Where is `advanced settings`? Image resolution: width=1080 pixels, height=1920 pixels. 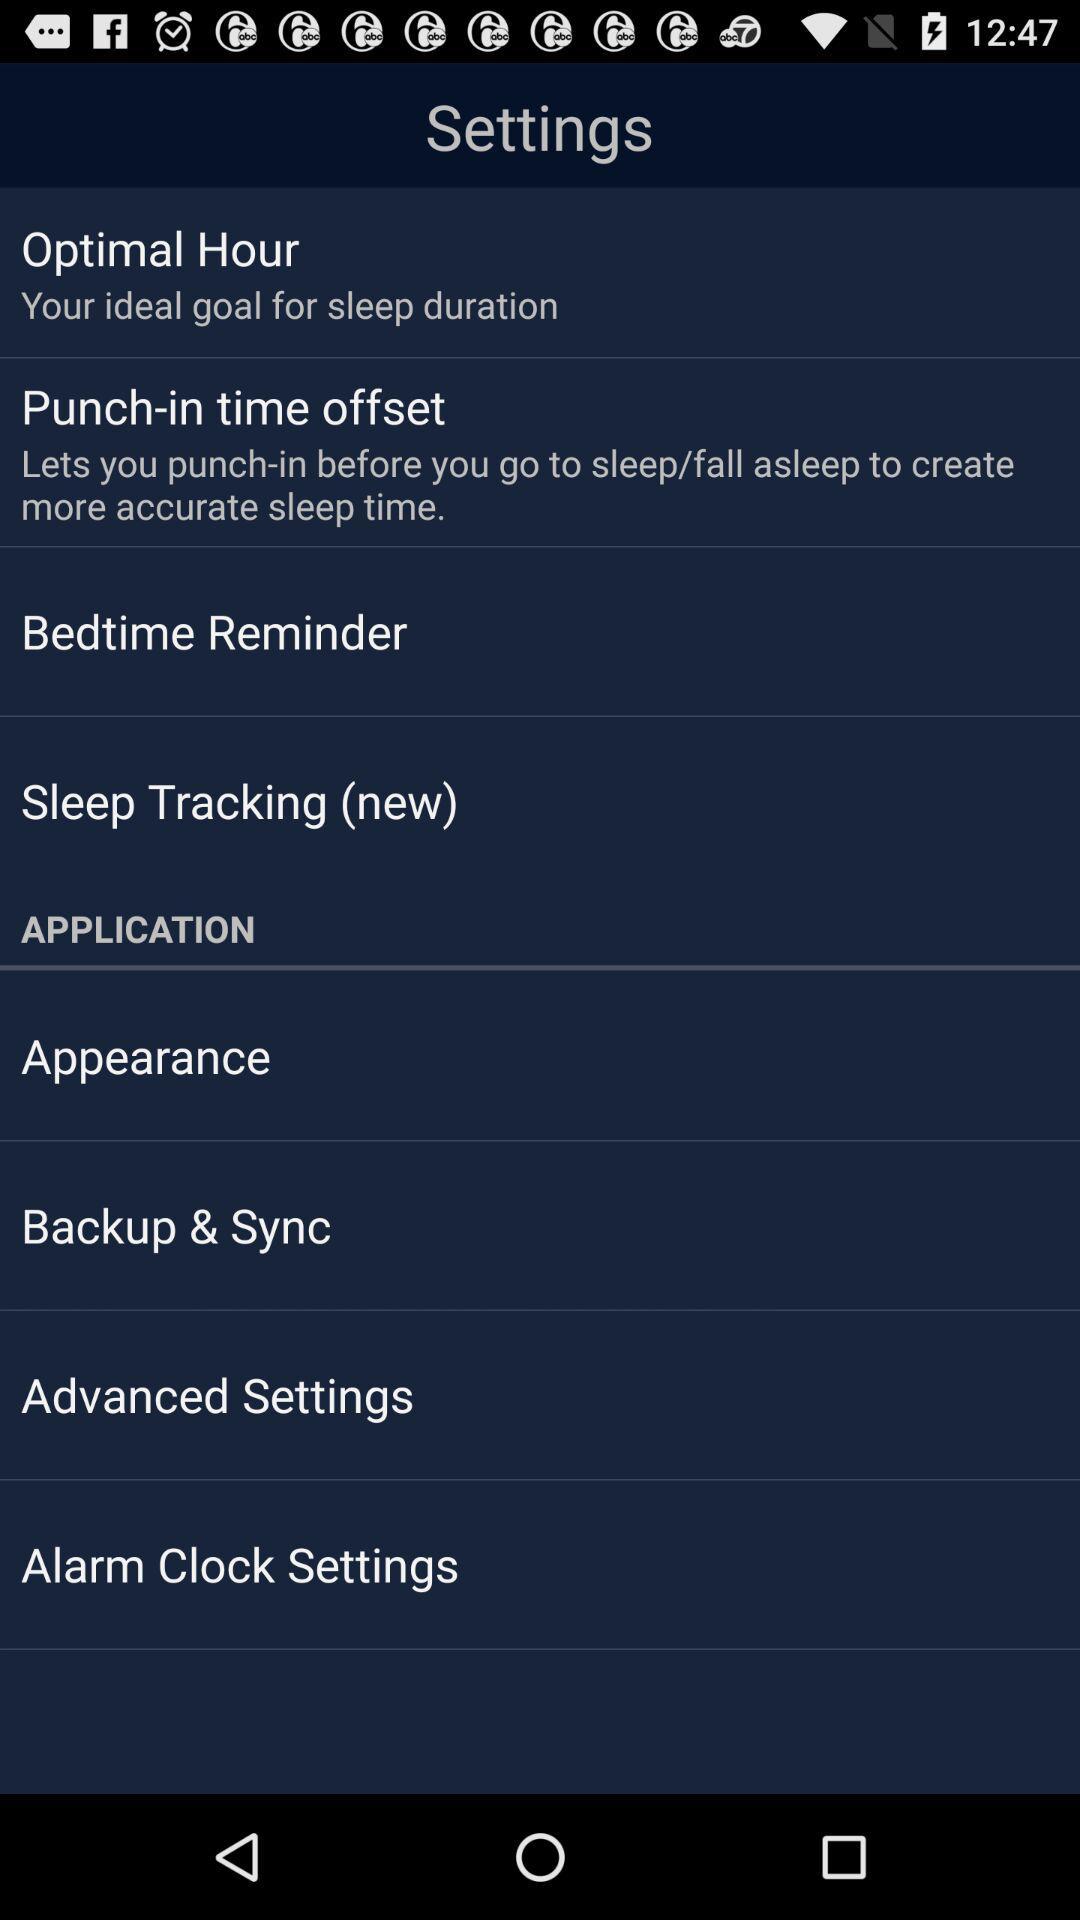 advanced settings is located at coordinates (217, 1393).